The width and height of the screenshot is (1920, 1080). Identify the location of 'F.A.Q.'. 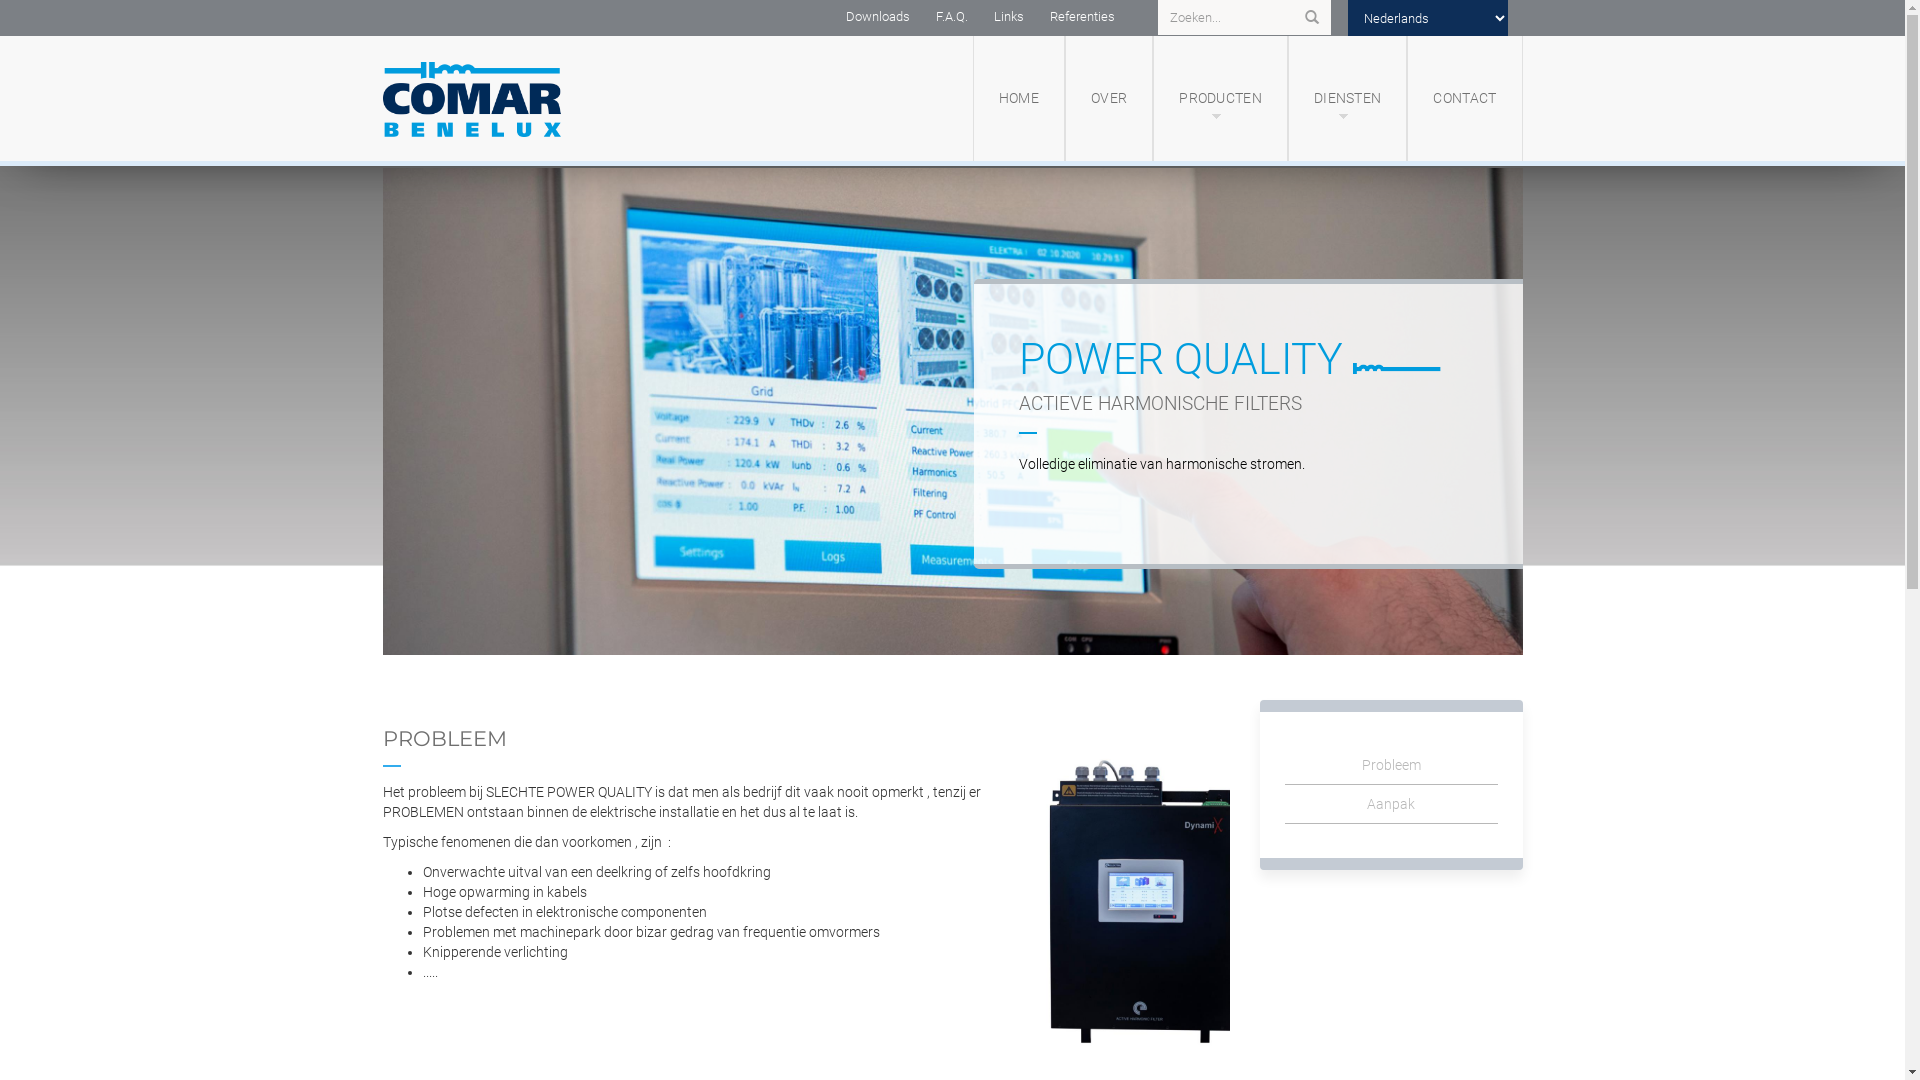
(949, 16).